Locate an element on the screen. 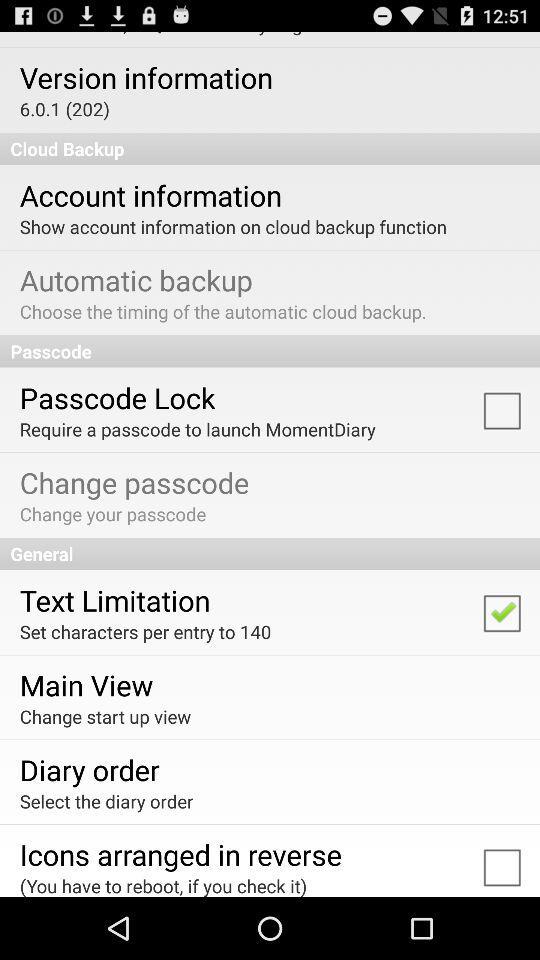 Image resolution: width=540 pixels, height=960 pixels. the app below change your passcode is located at coordinates (270, 553).